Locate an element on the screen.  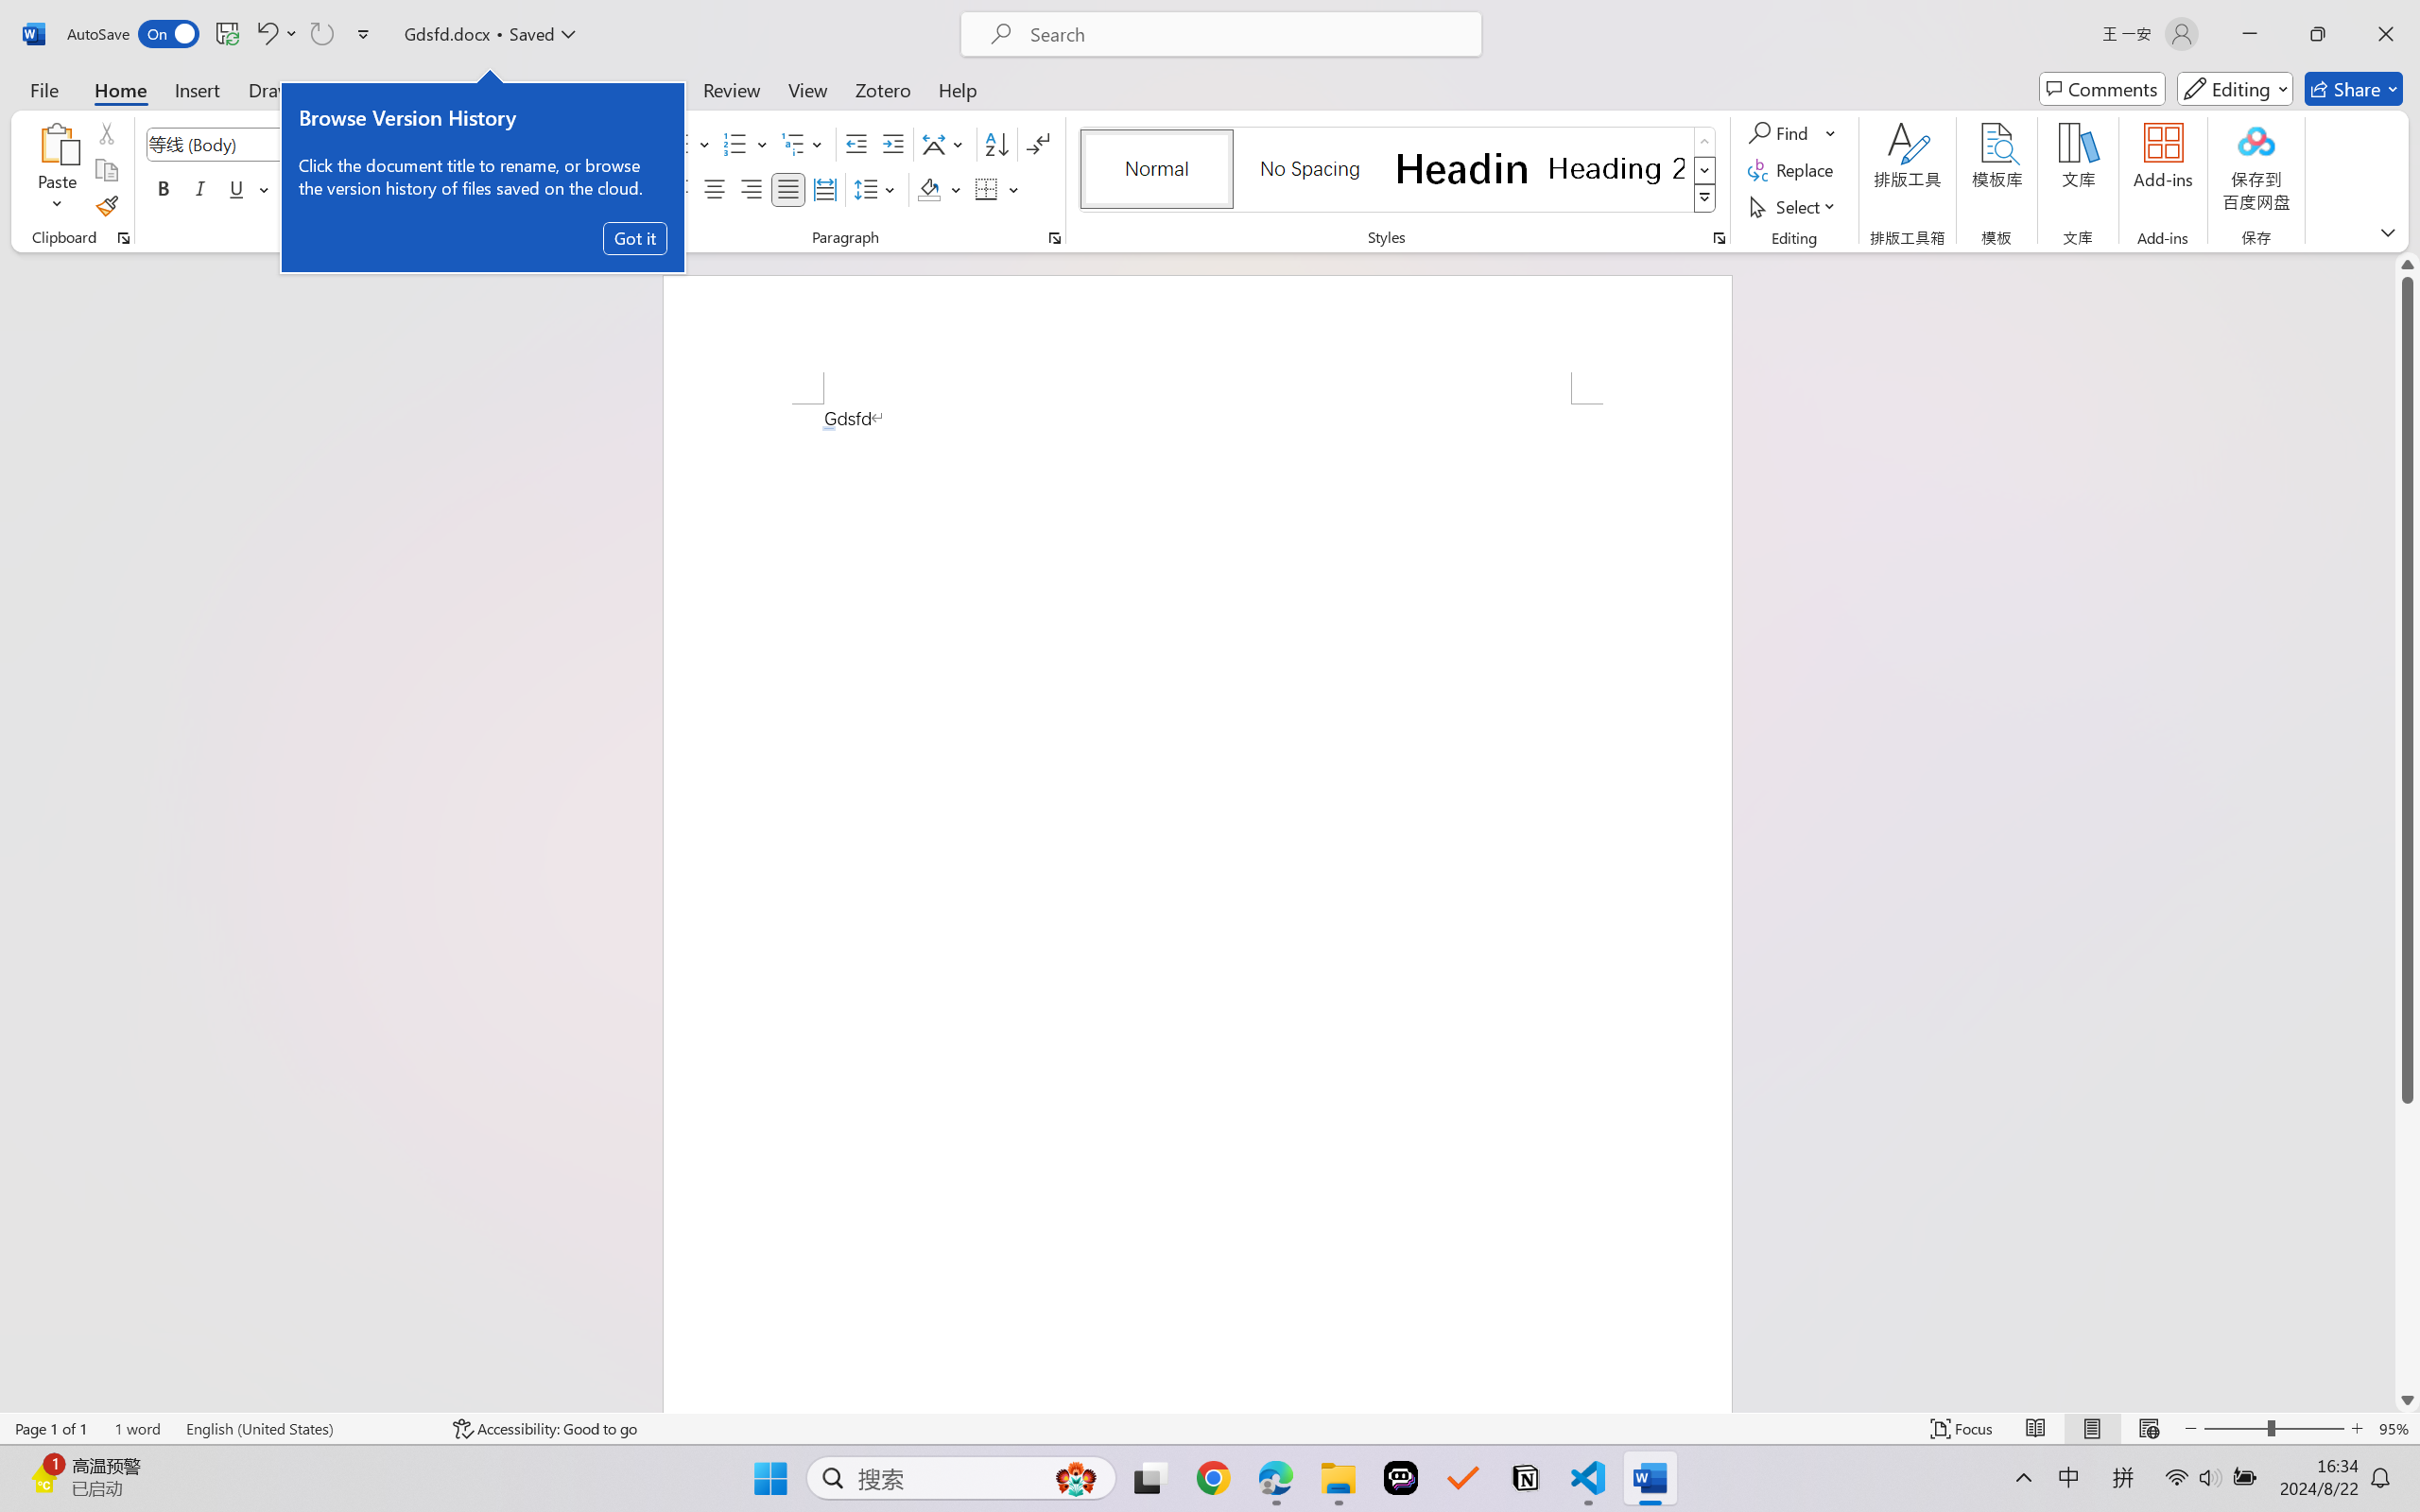
'Format Painter' is located at coordinates (105, 207).